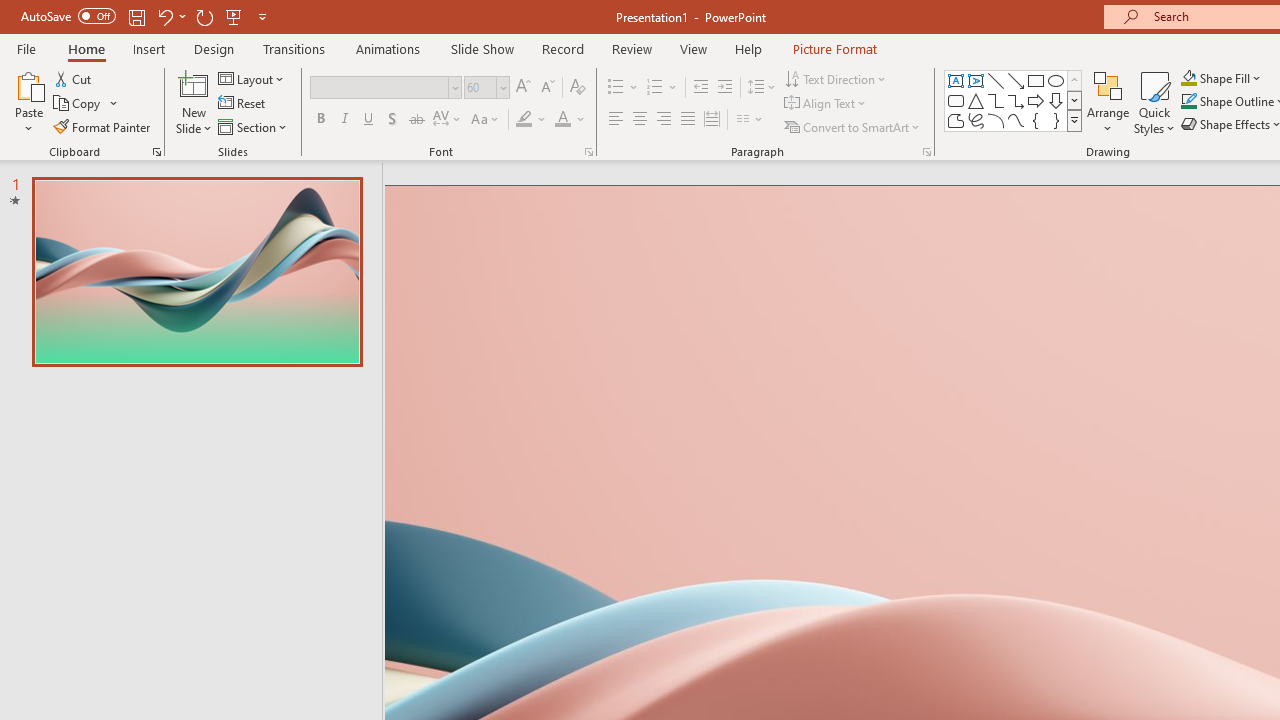 Image resolution: width=1280 pixels, height=720 pixels. What do you see at coordinates (481, 48) in the screenshot?
I see `'Slide Show'` at bounding box center [481, 48].